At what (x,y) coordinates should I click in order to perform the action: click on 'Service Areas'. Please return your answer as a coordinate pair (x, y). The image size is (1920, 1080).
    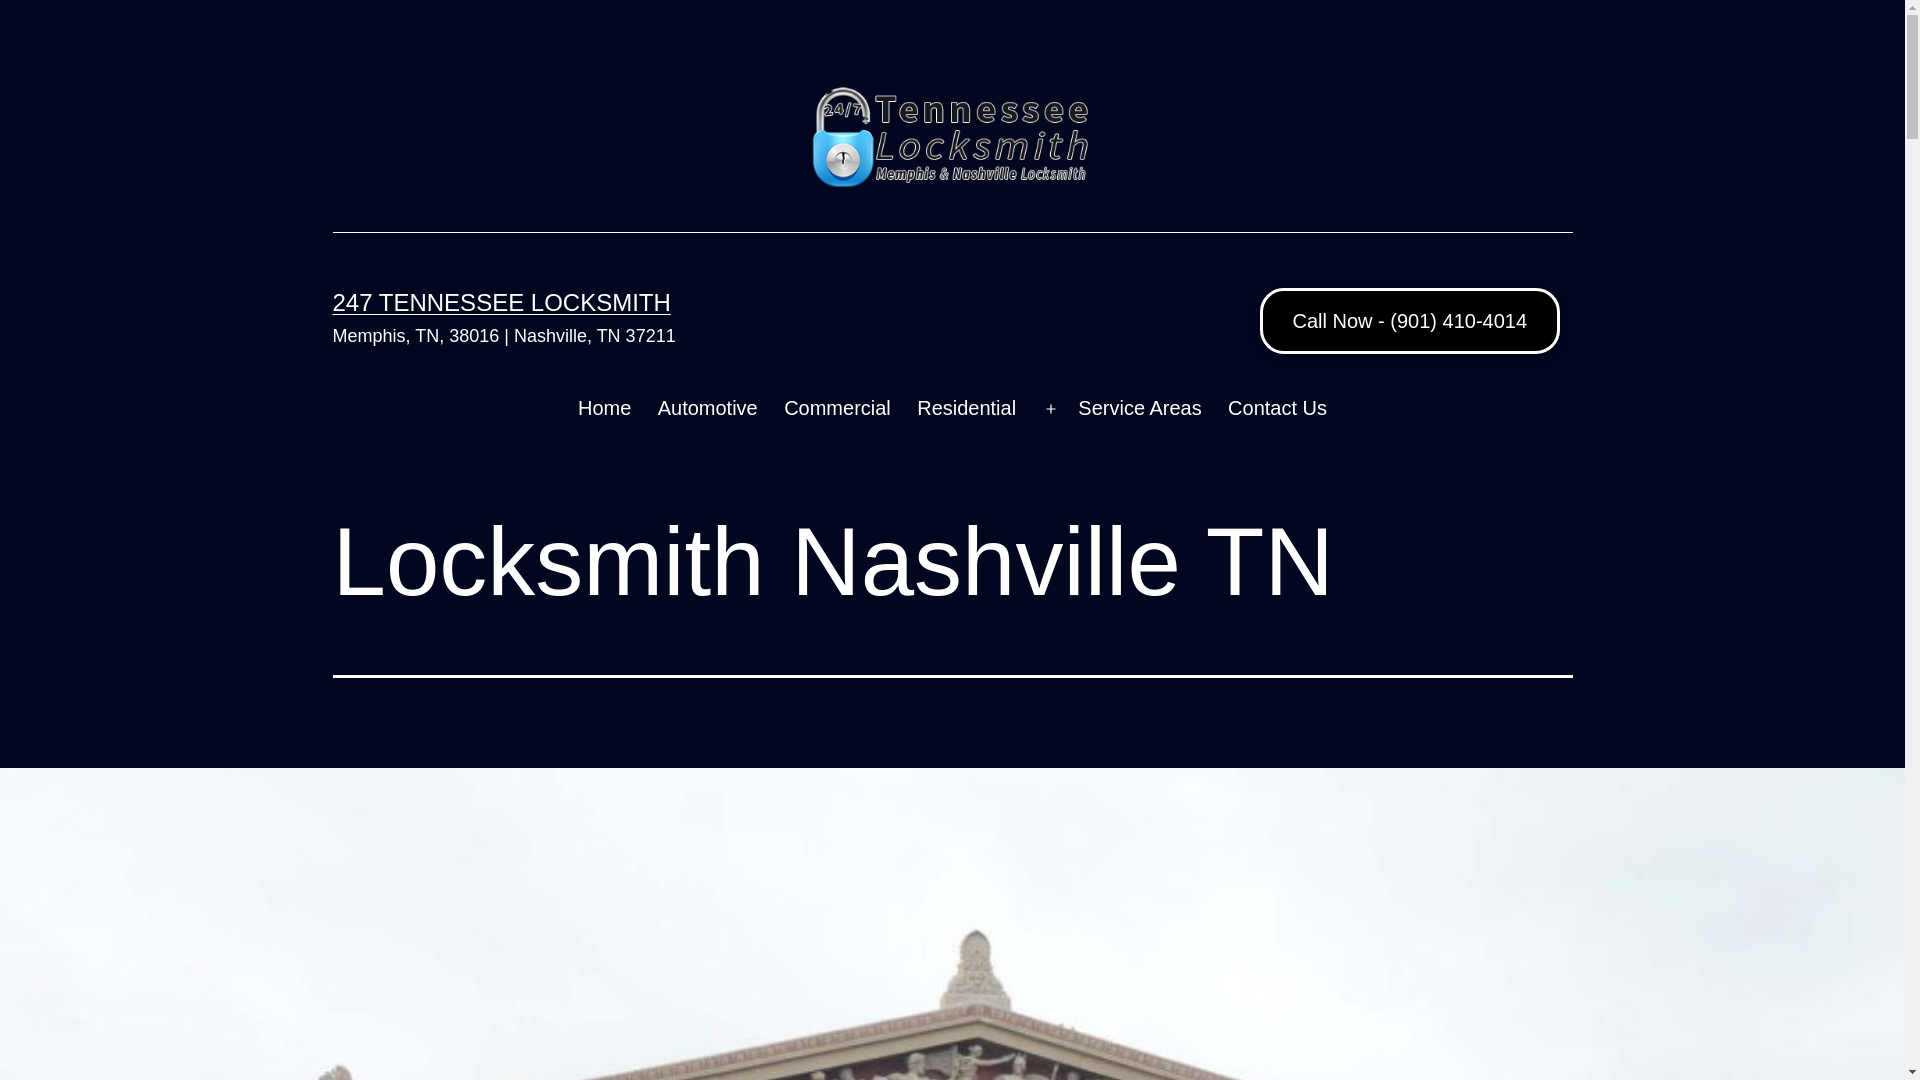
    Looking at the image, I should click on (1140, 407).